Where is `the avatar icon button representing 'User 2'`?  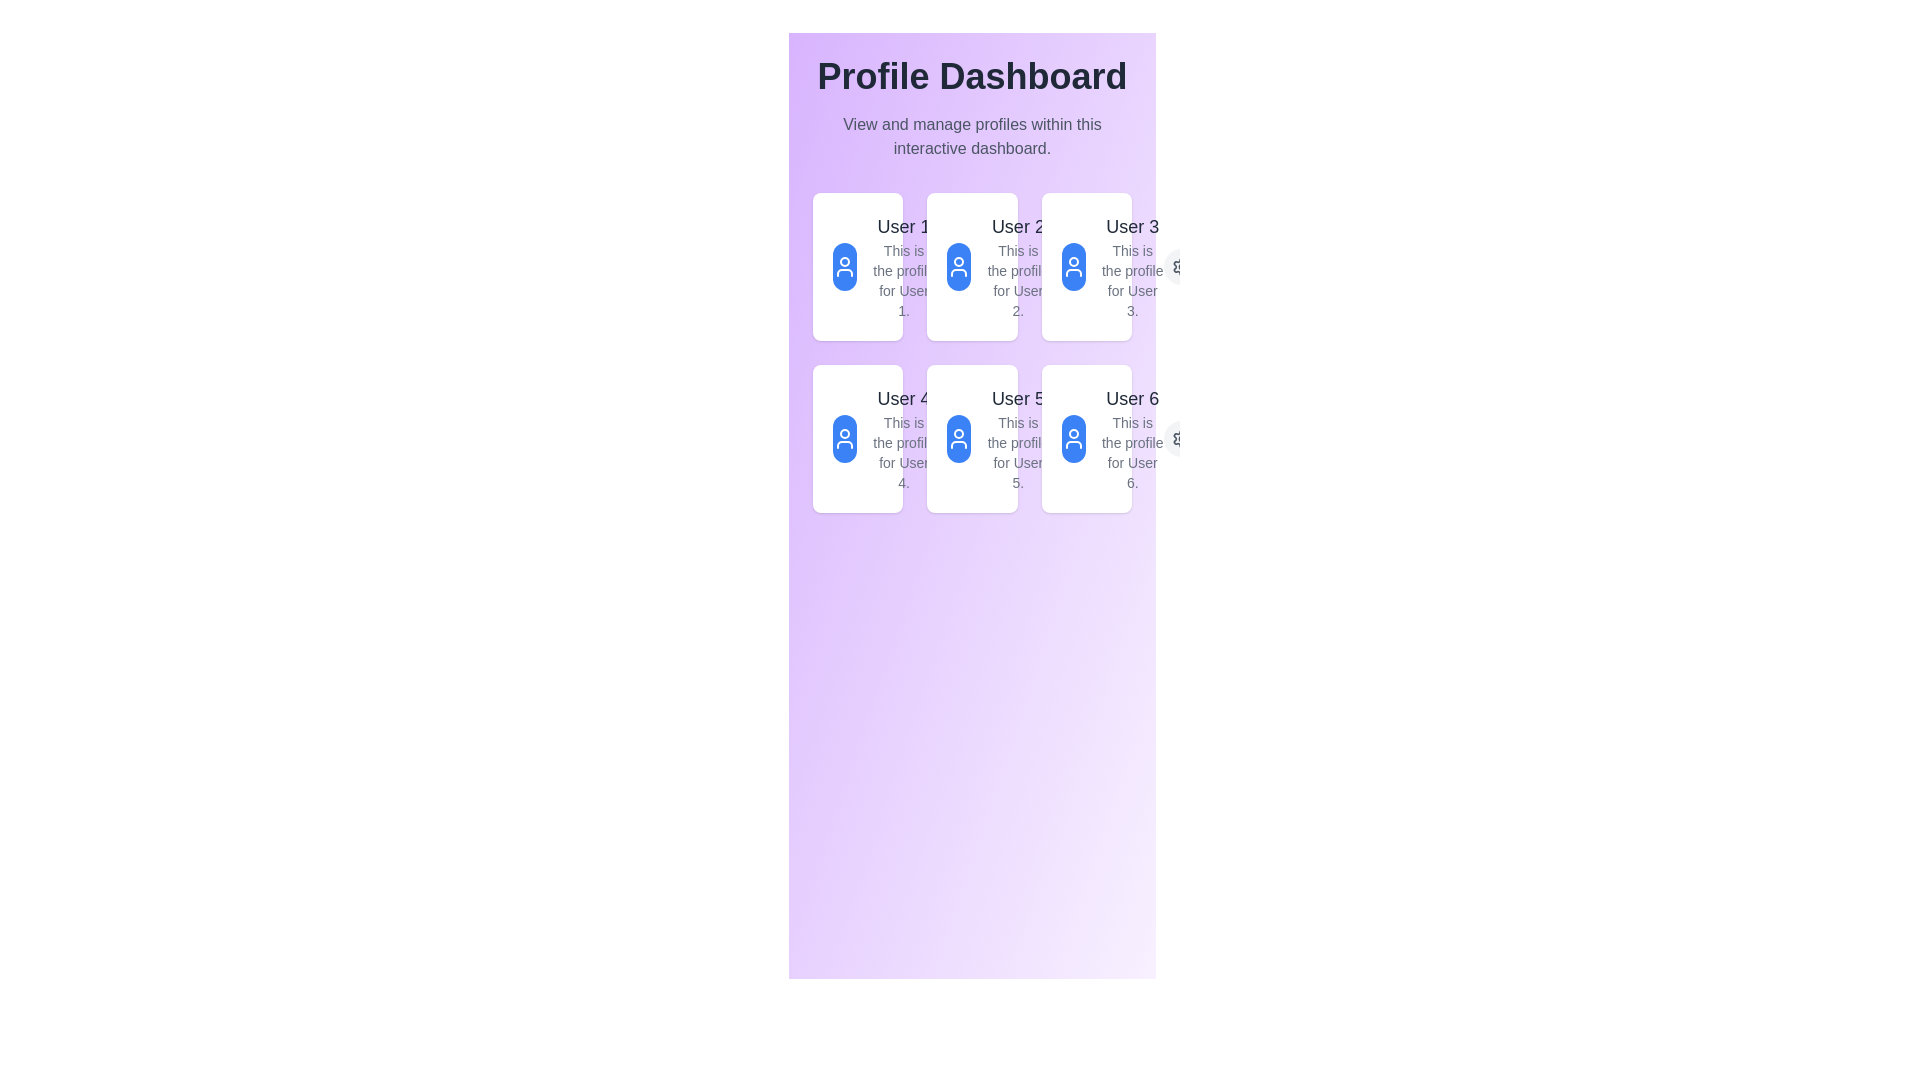
the avatar icon button representing 'User 2' is located at coordinates (958, 265).